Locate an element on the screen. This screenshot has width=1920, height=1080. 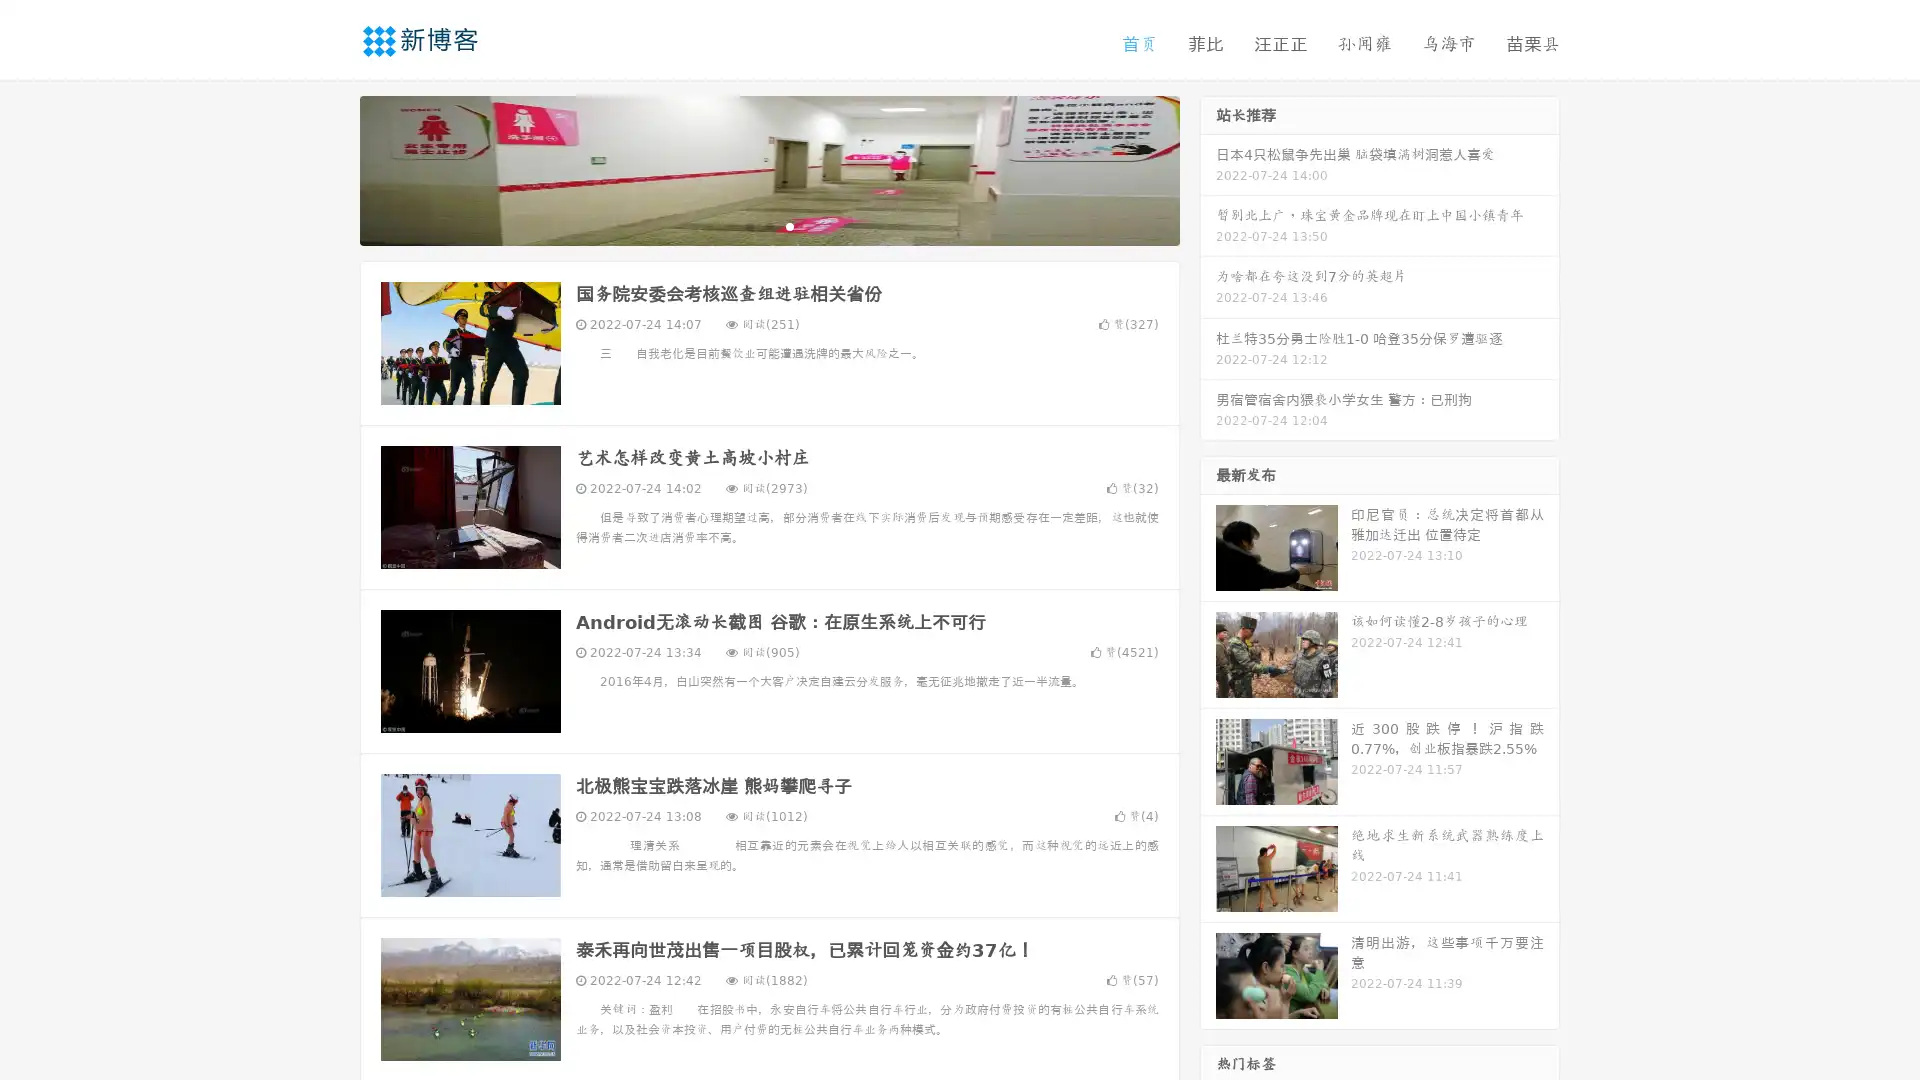
Go to slide 1 is located at coordinates (748, 225).